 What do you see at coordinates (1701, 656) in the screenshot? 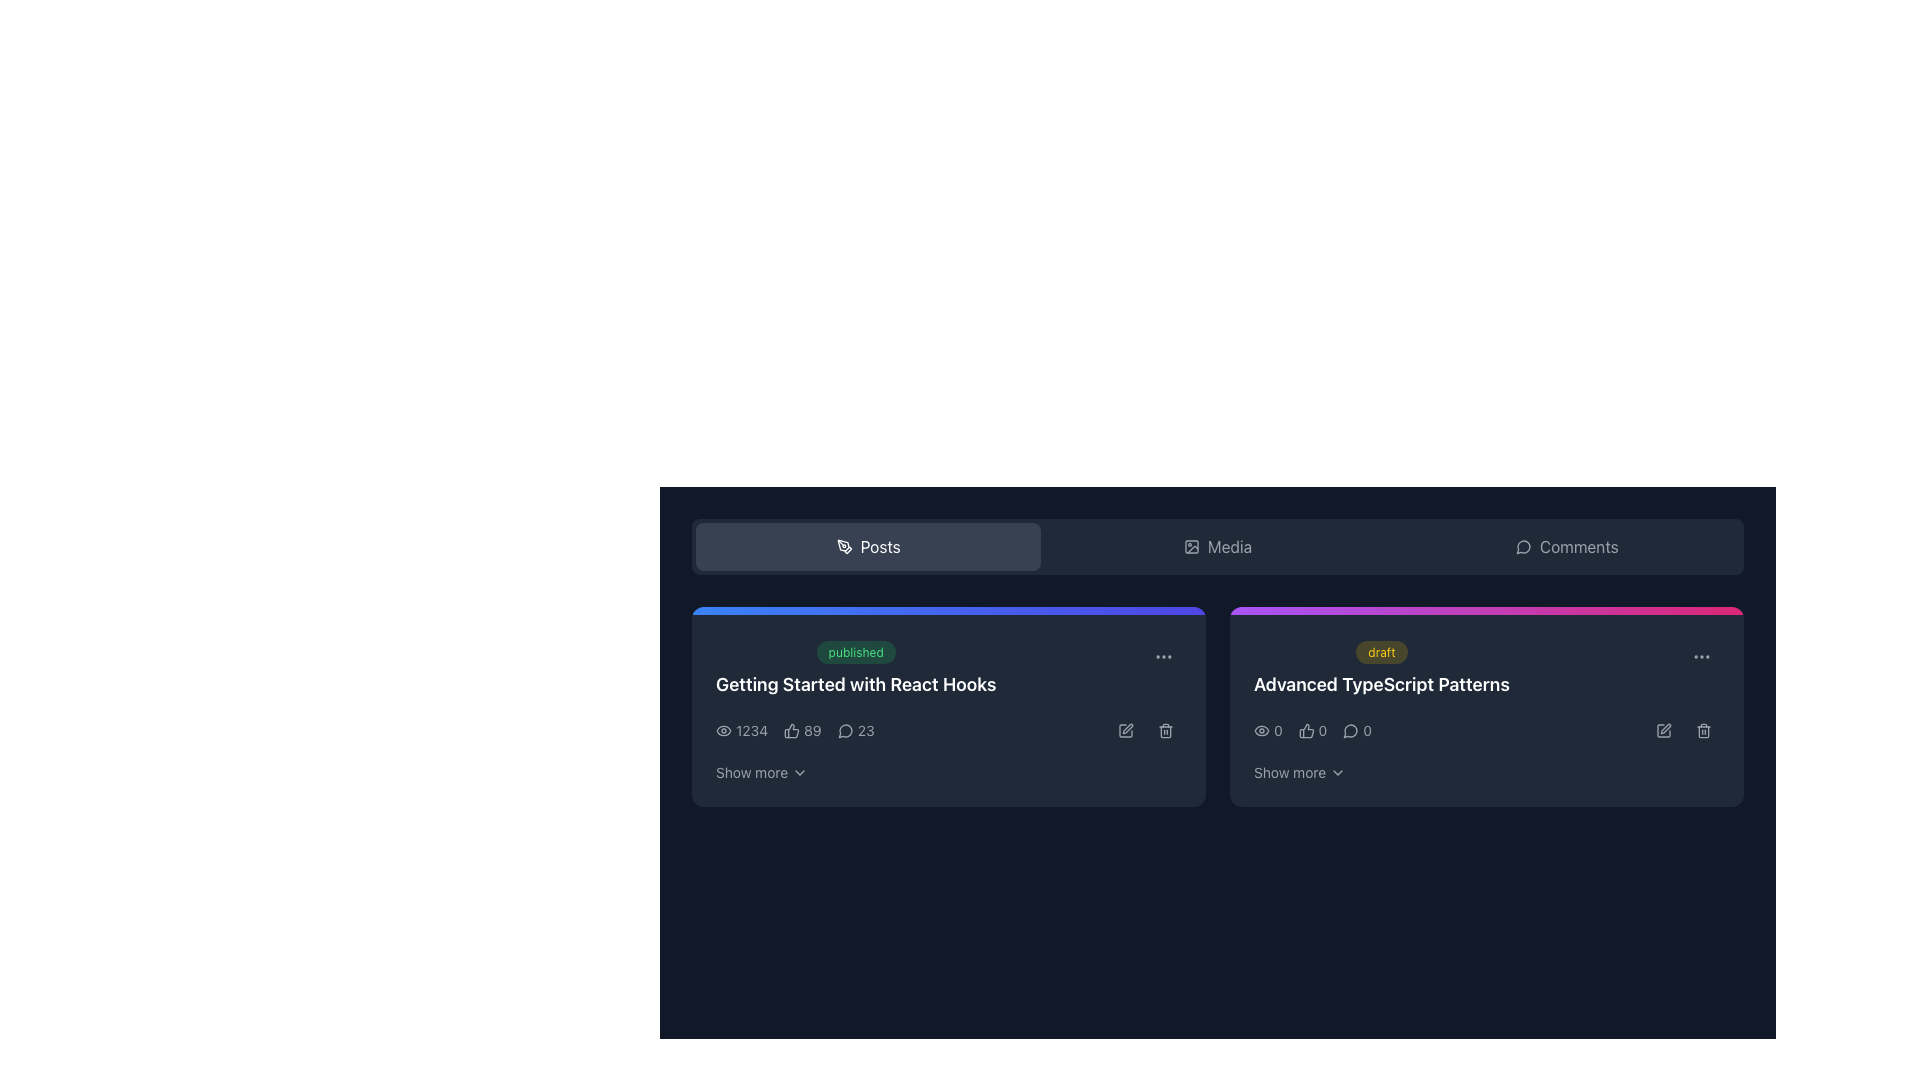
I see `the icon button located` at bounding box center [1701, 656].